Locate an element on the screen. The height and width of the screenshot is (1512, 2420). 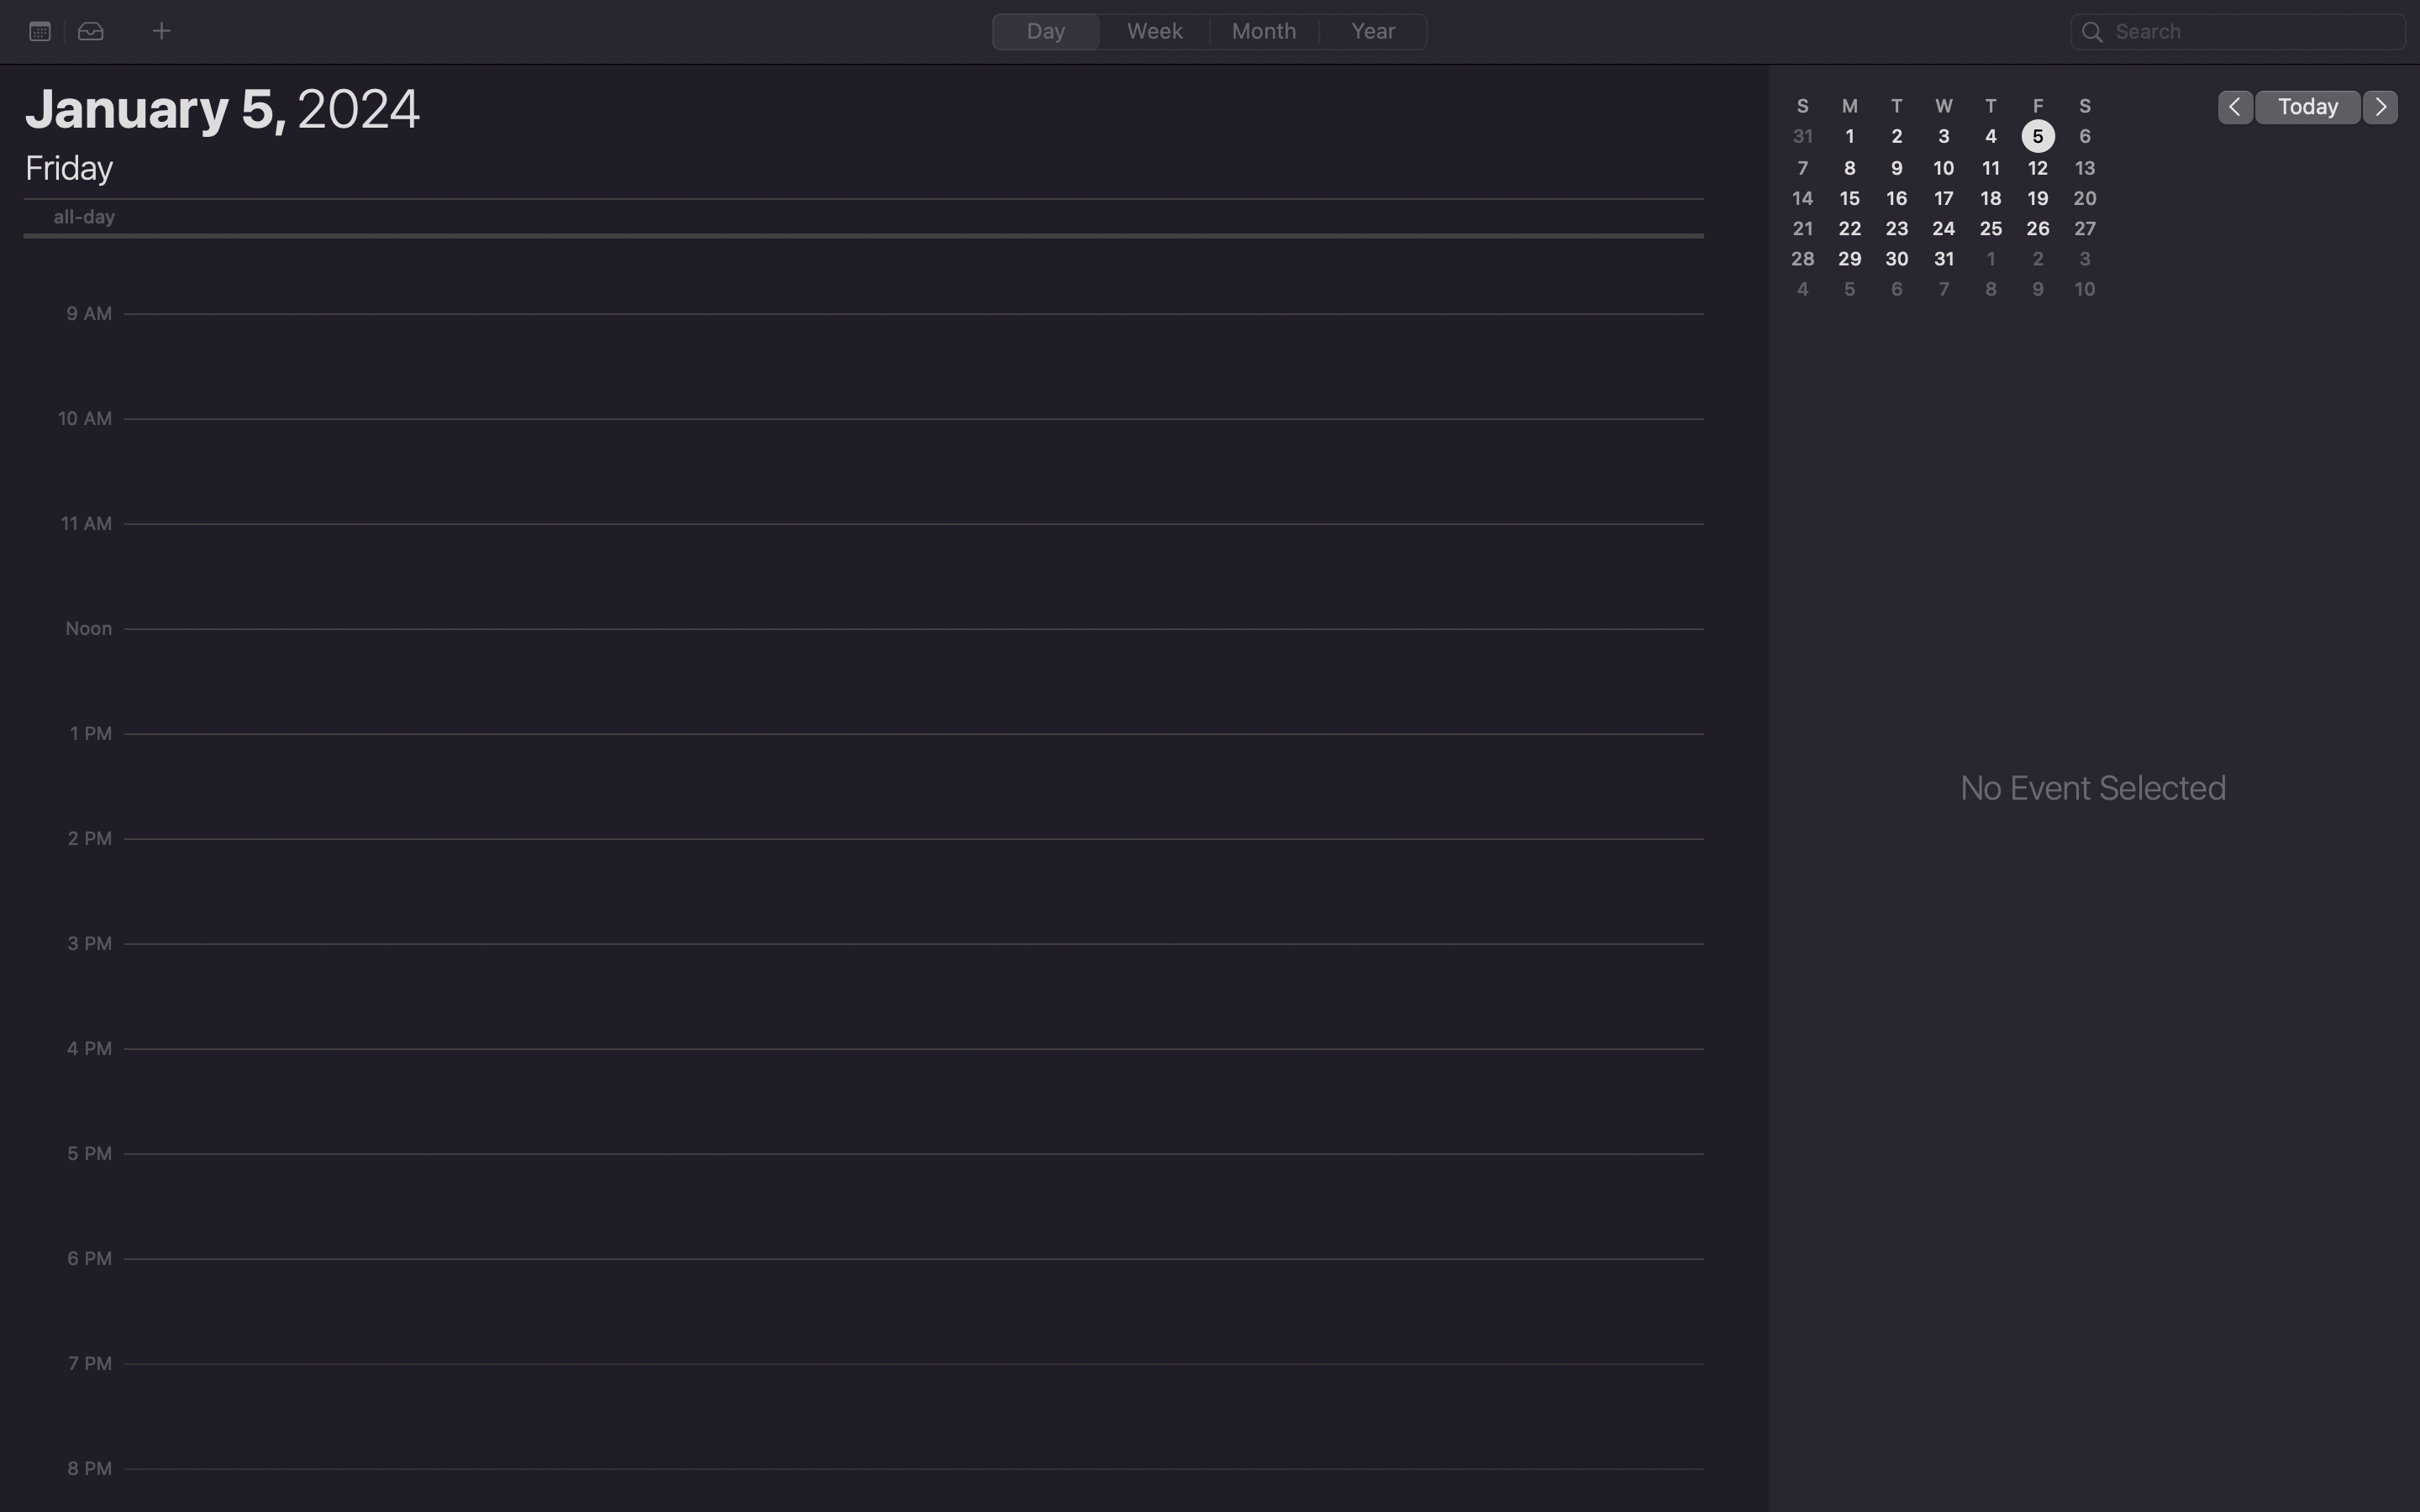
Switch to the month view in the calendar is located at coordinates (1265, 30).